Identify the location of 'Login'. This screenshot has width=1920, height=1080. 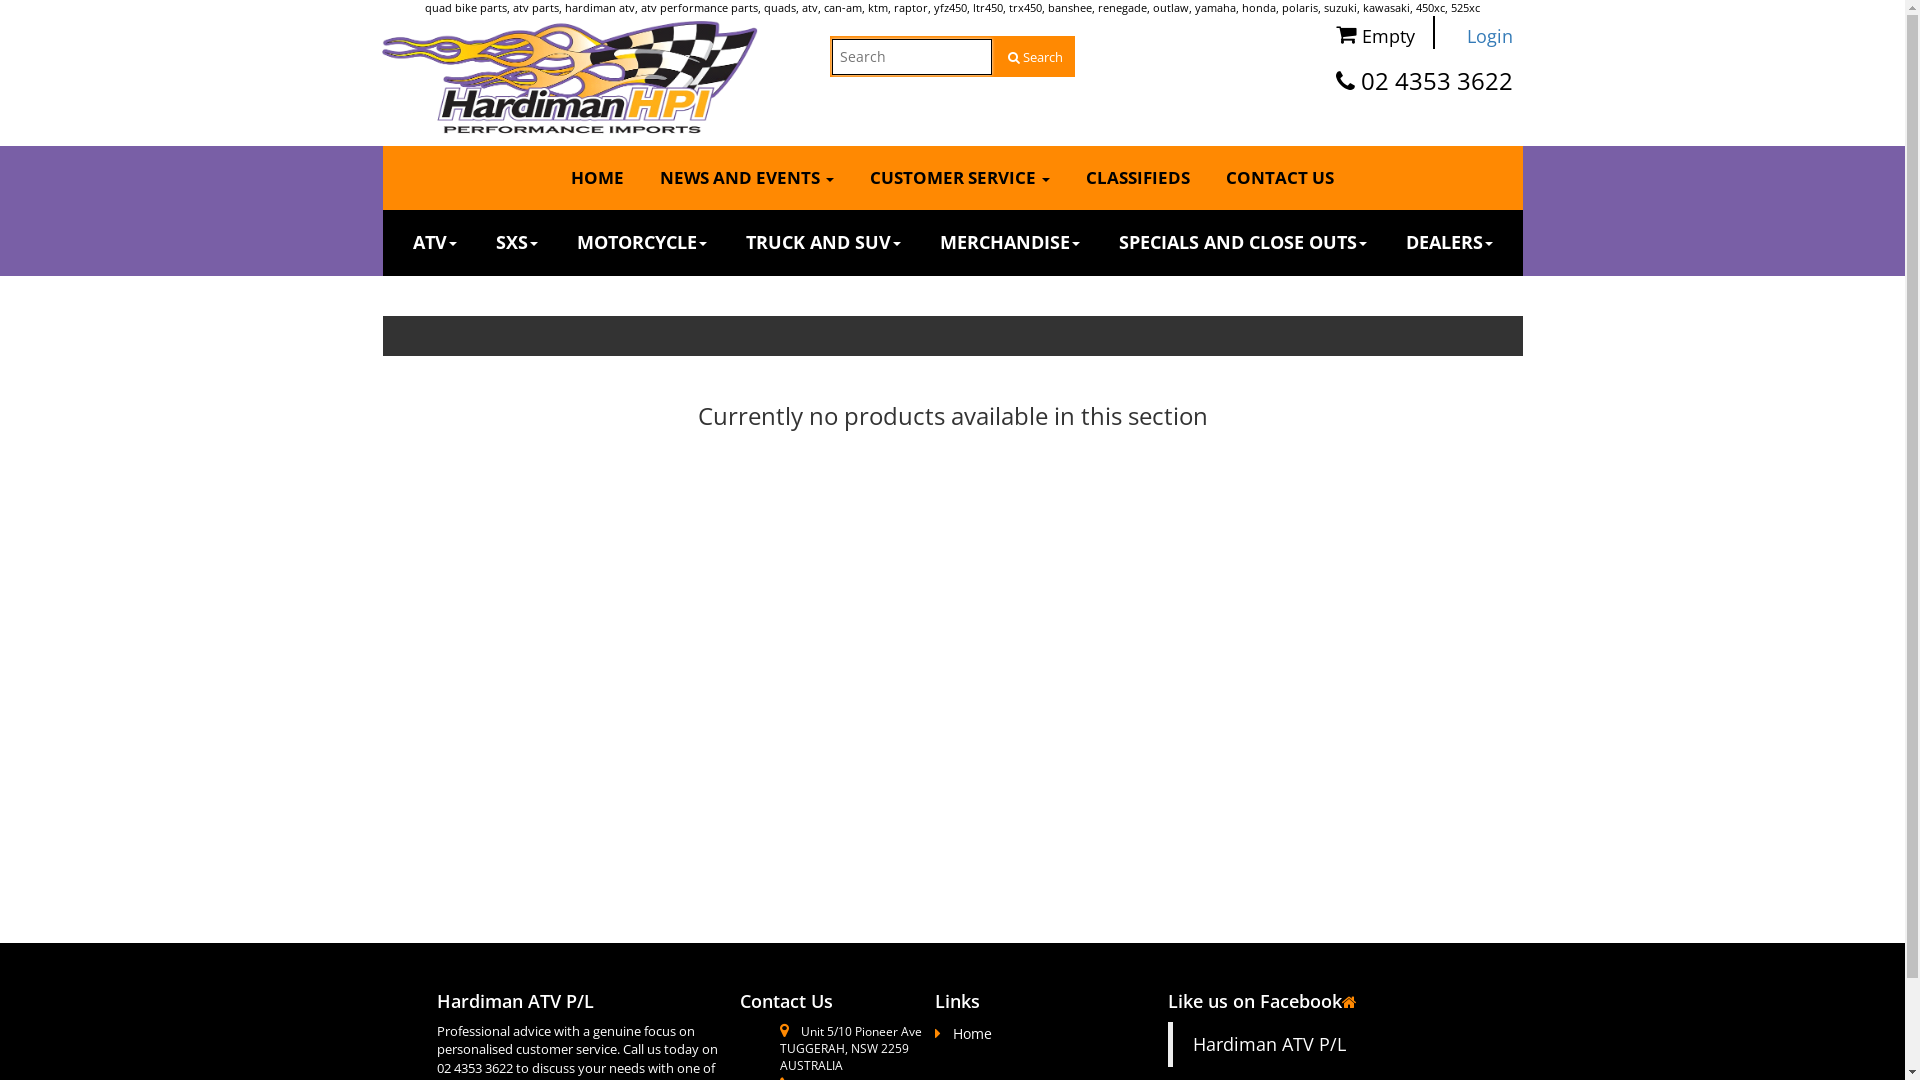
(1482, 37).